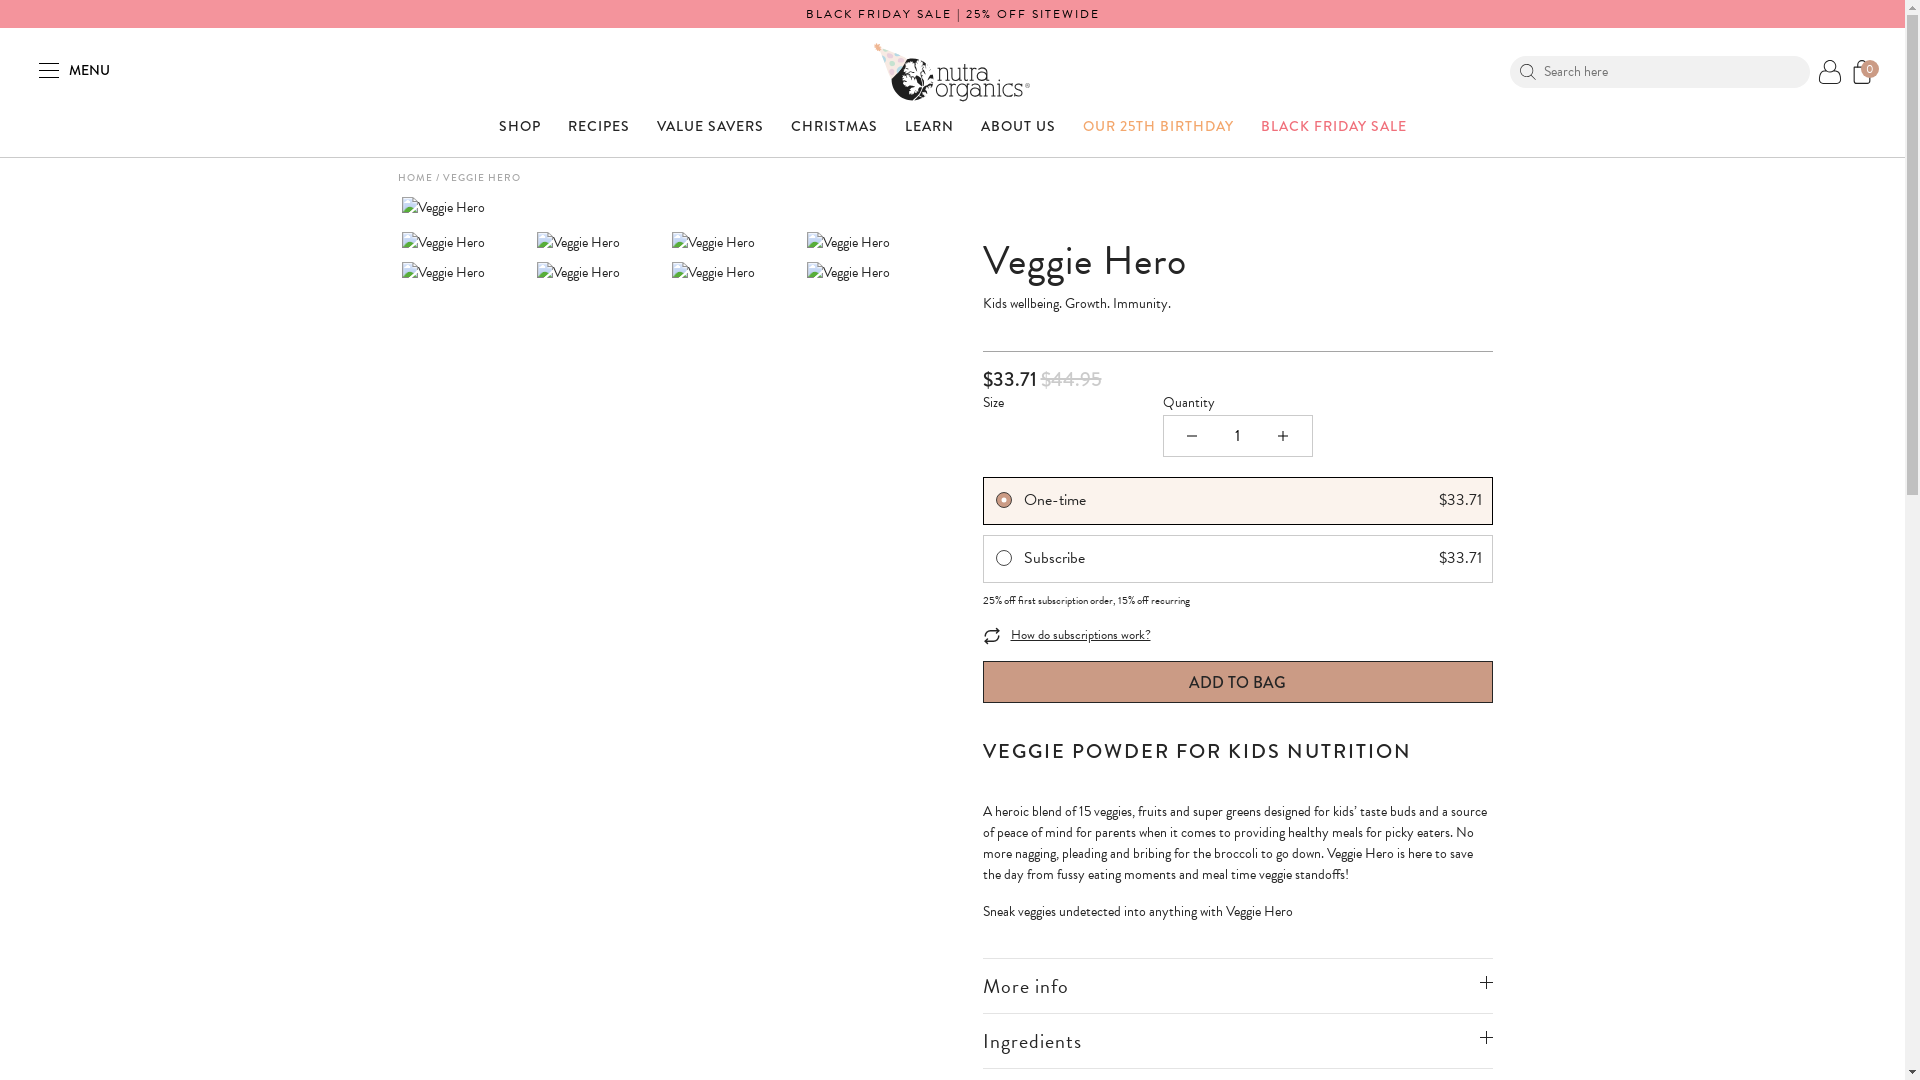 This screenshot has height=1080, width=1920. Describe the element at coordinates (414, 176) in the screenshot. I see `'HOME'` at that location.